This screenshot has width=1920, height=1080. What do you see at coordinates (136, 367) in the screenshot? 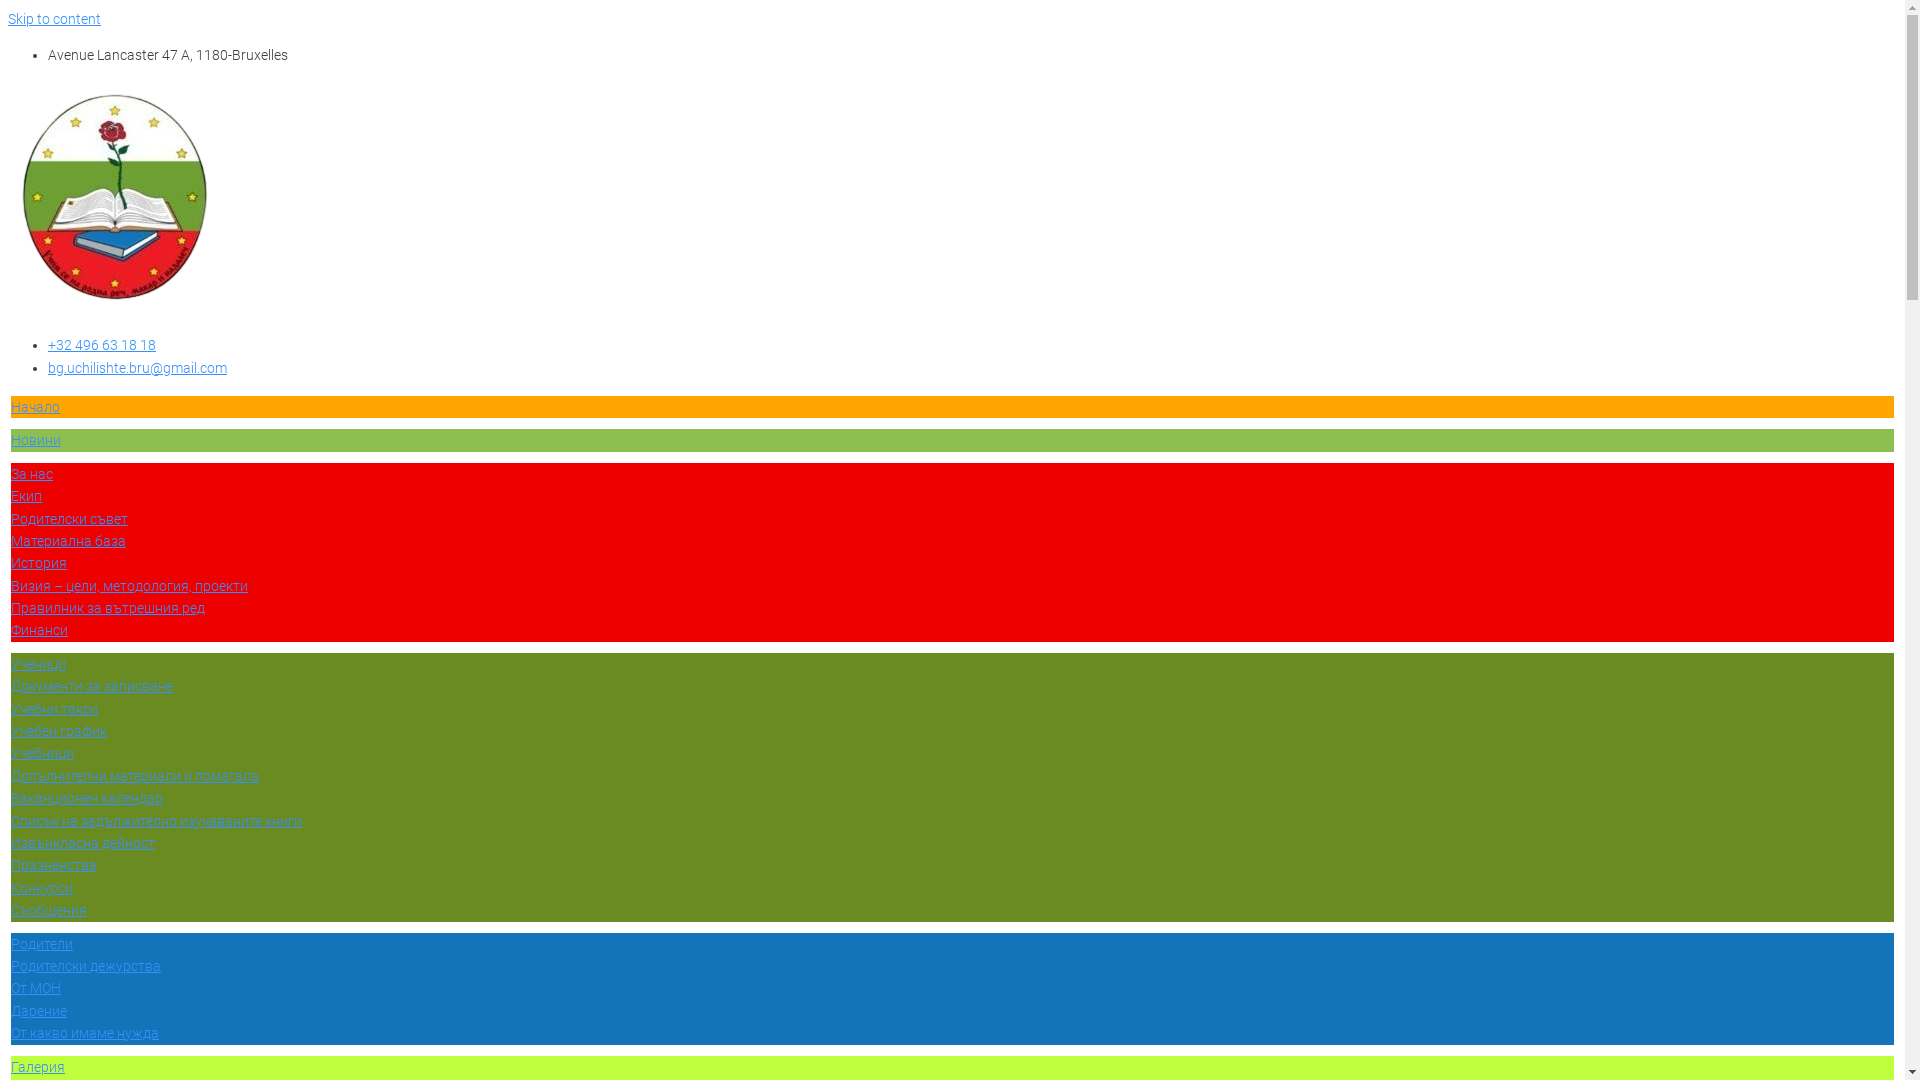
I see `'bg.uchilishte.bru@gmail.com'` at bounding box center [136, 367].